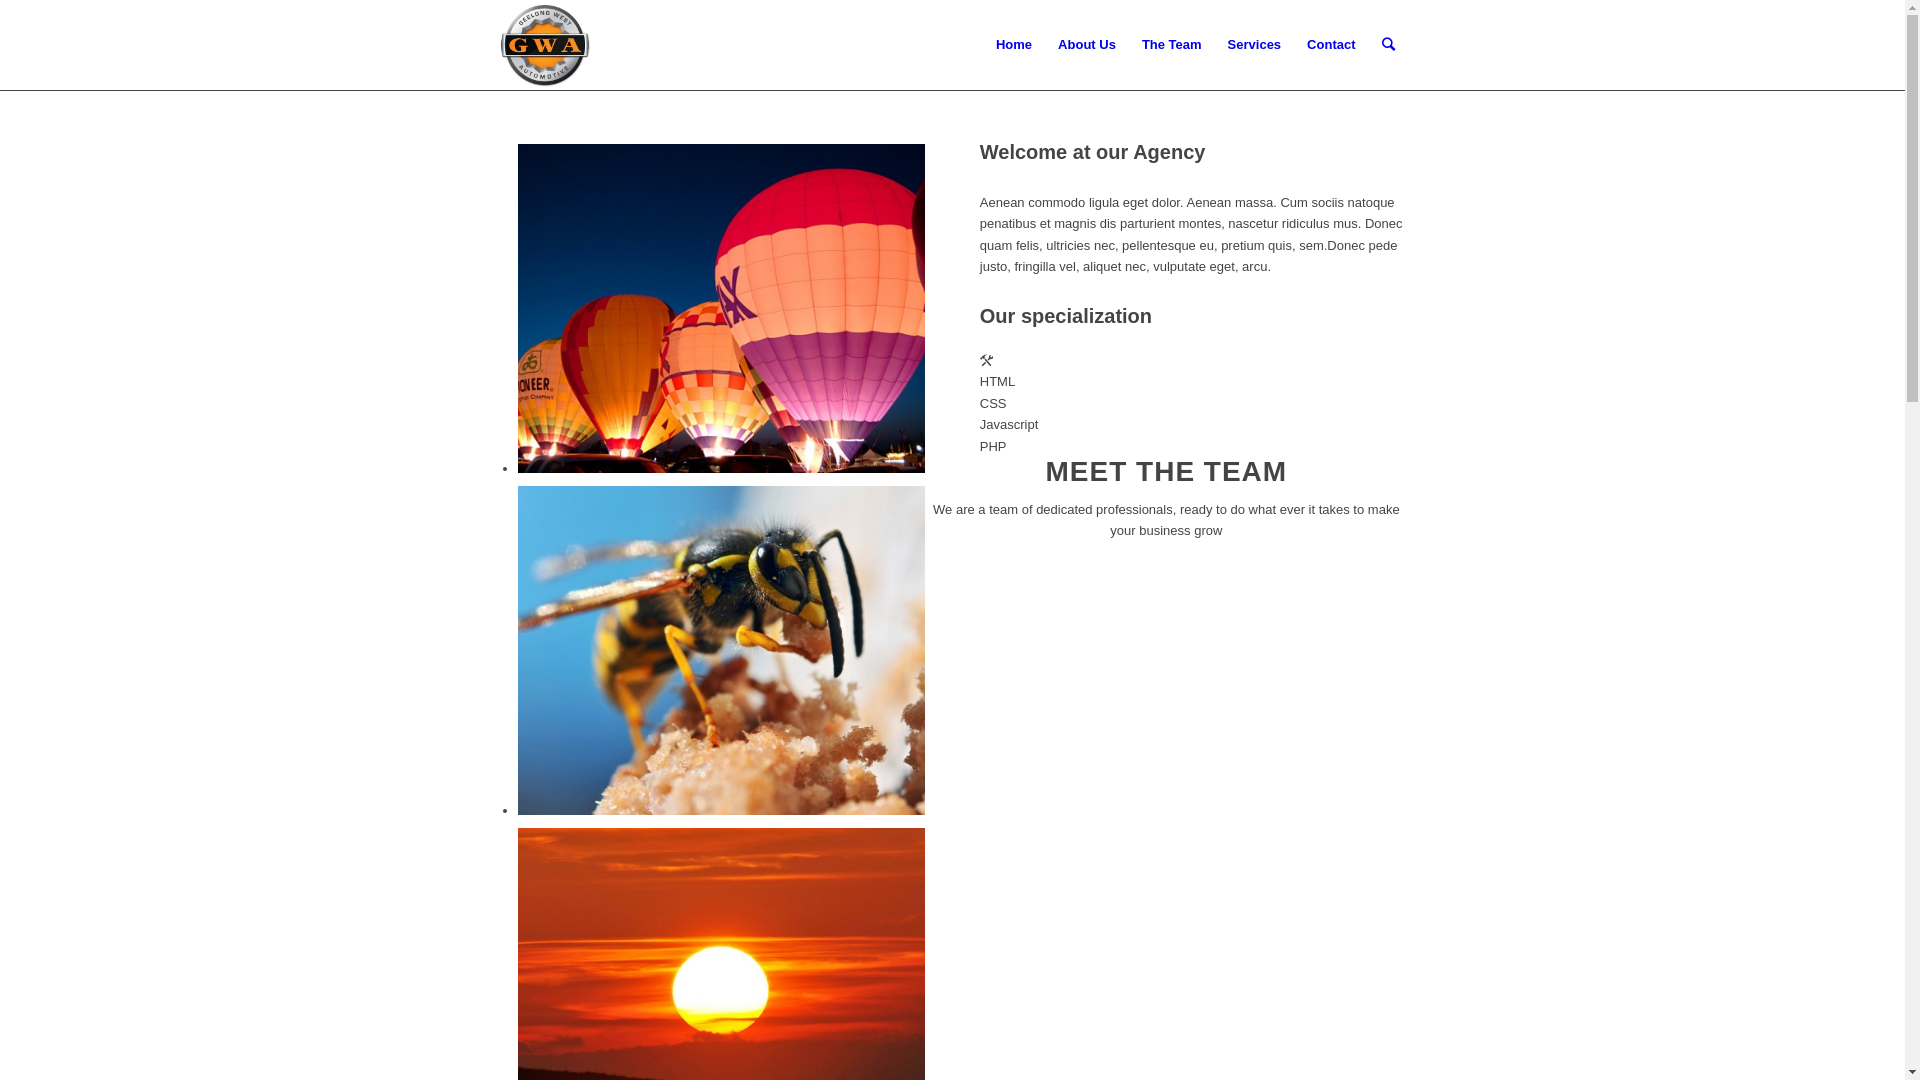 The height and width of the screenshot is (1080, 1920). Describe the element at coordinates (720, 308) in the screenshot. I see `'2'` at that location.